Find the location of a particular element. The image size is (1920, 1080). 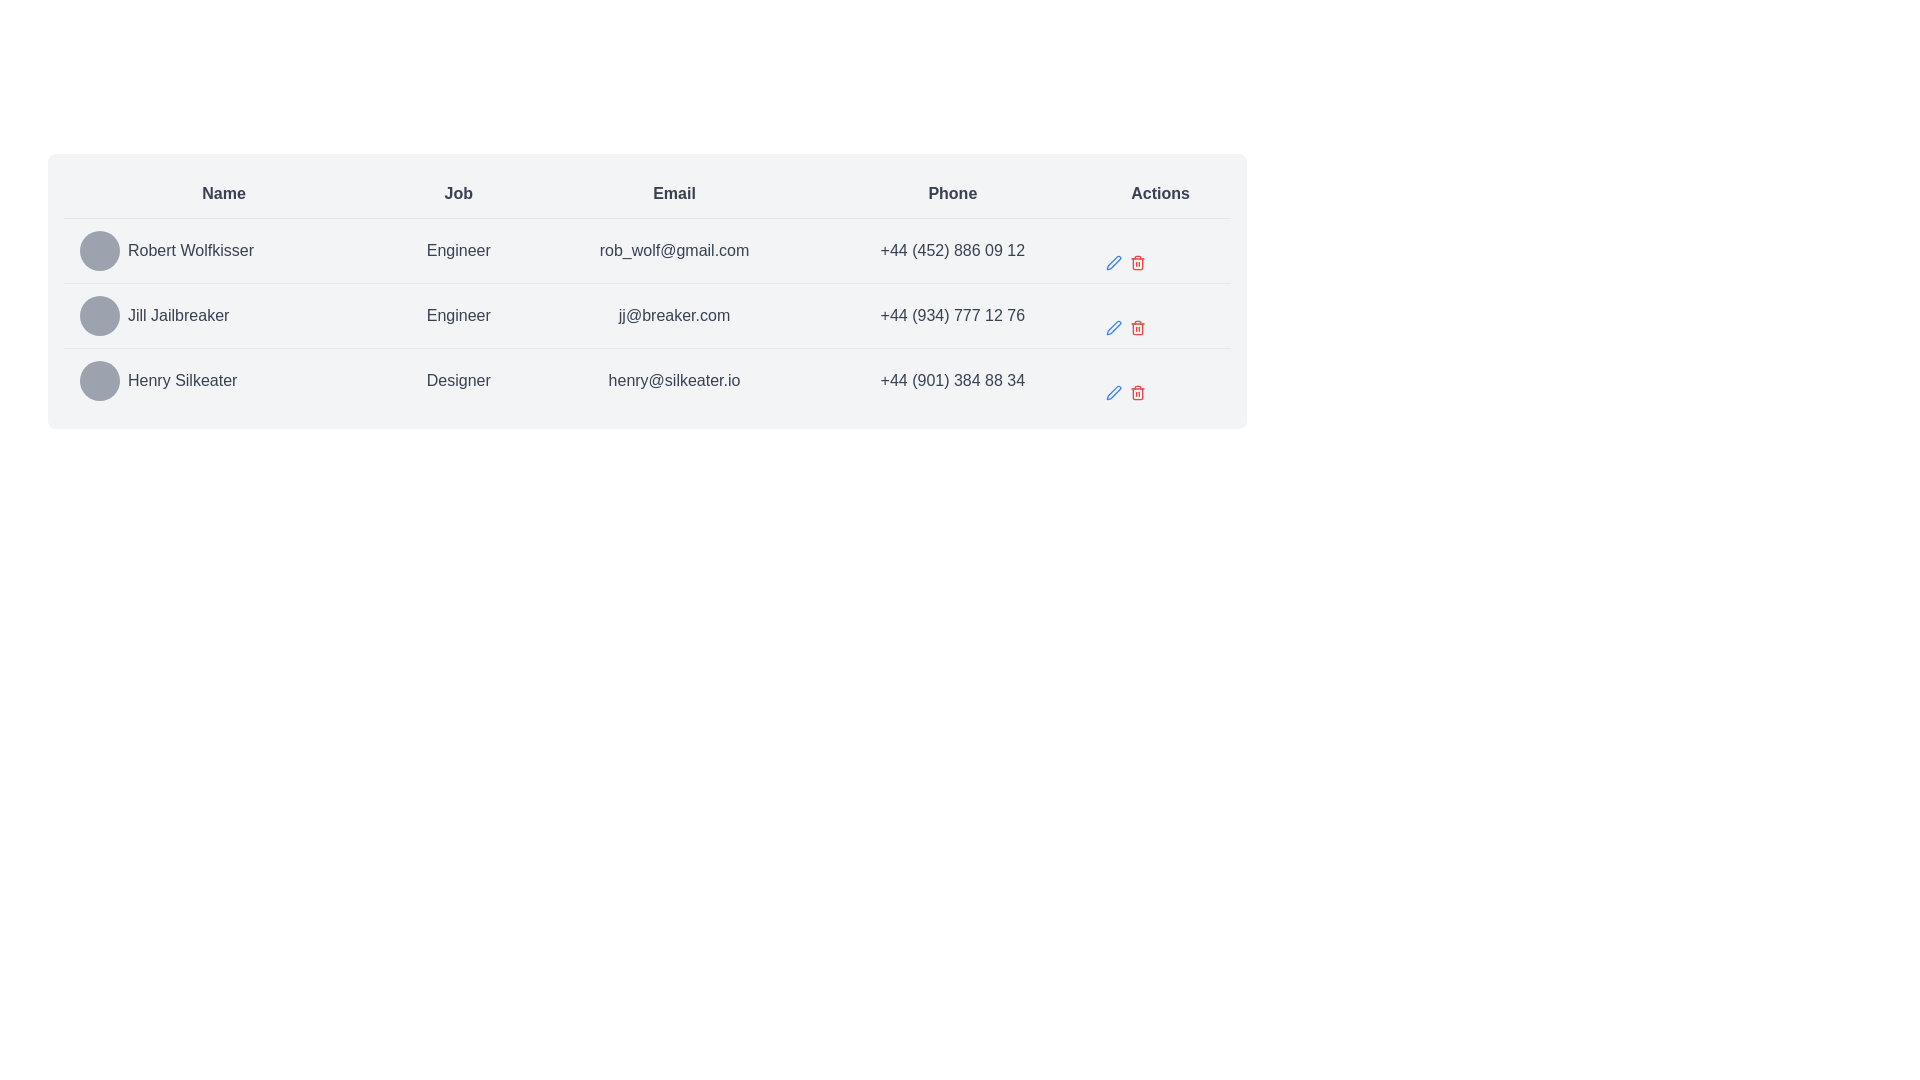

the Text Label displaying the user's name in the Name column of the third row of the table is located at coordinates (224, 381).